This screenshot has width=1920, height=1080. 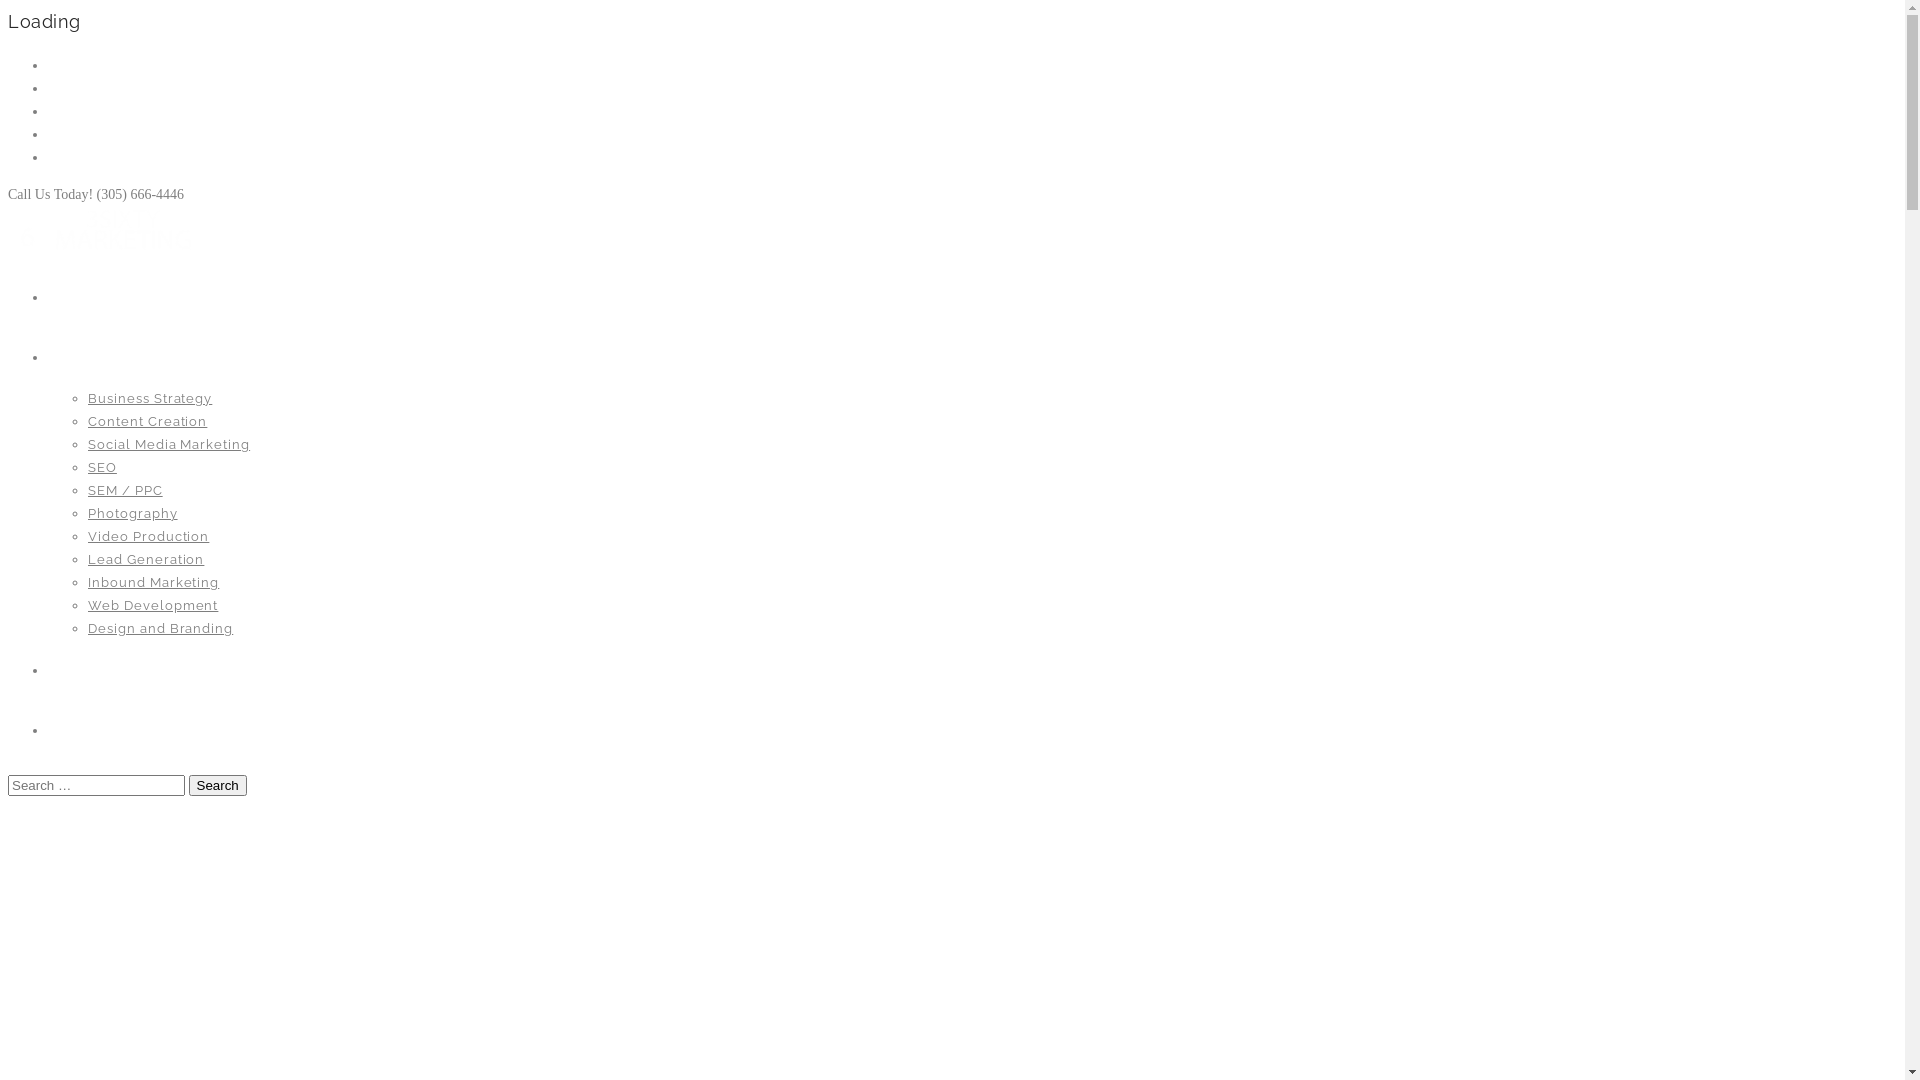 What do you see at coordinates (79, 729) in the screenshot?
I see `'Contact'` at bounding box center [79, 729].